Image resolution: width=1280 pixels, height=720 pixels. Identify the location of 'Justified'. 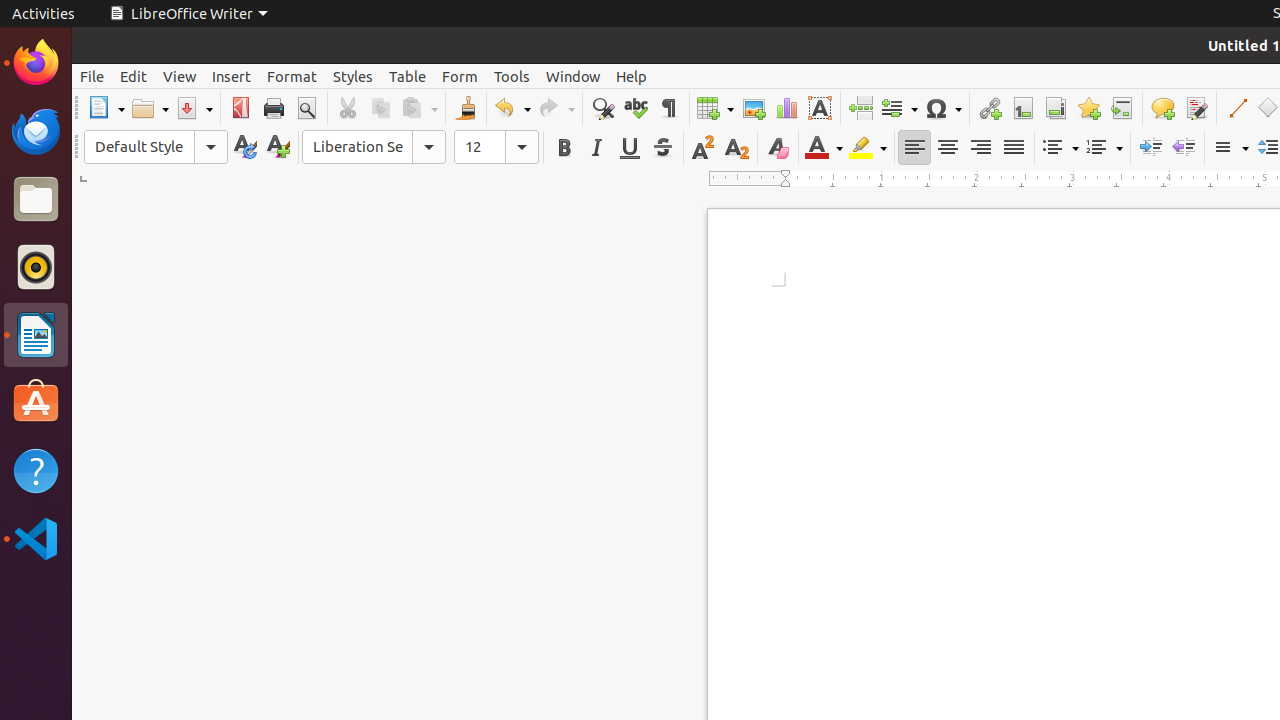
(1013, 146).